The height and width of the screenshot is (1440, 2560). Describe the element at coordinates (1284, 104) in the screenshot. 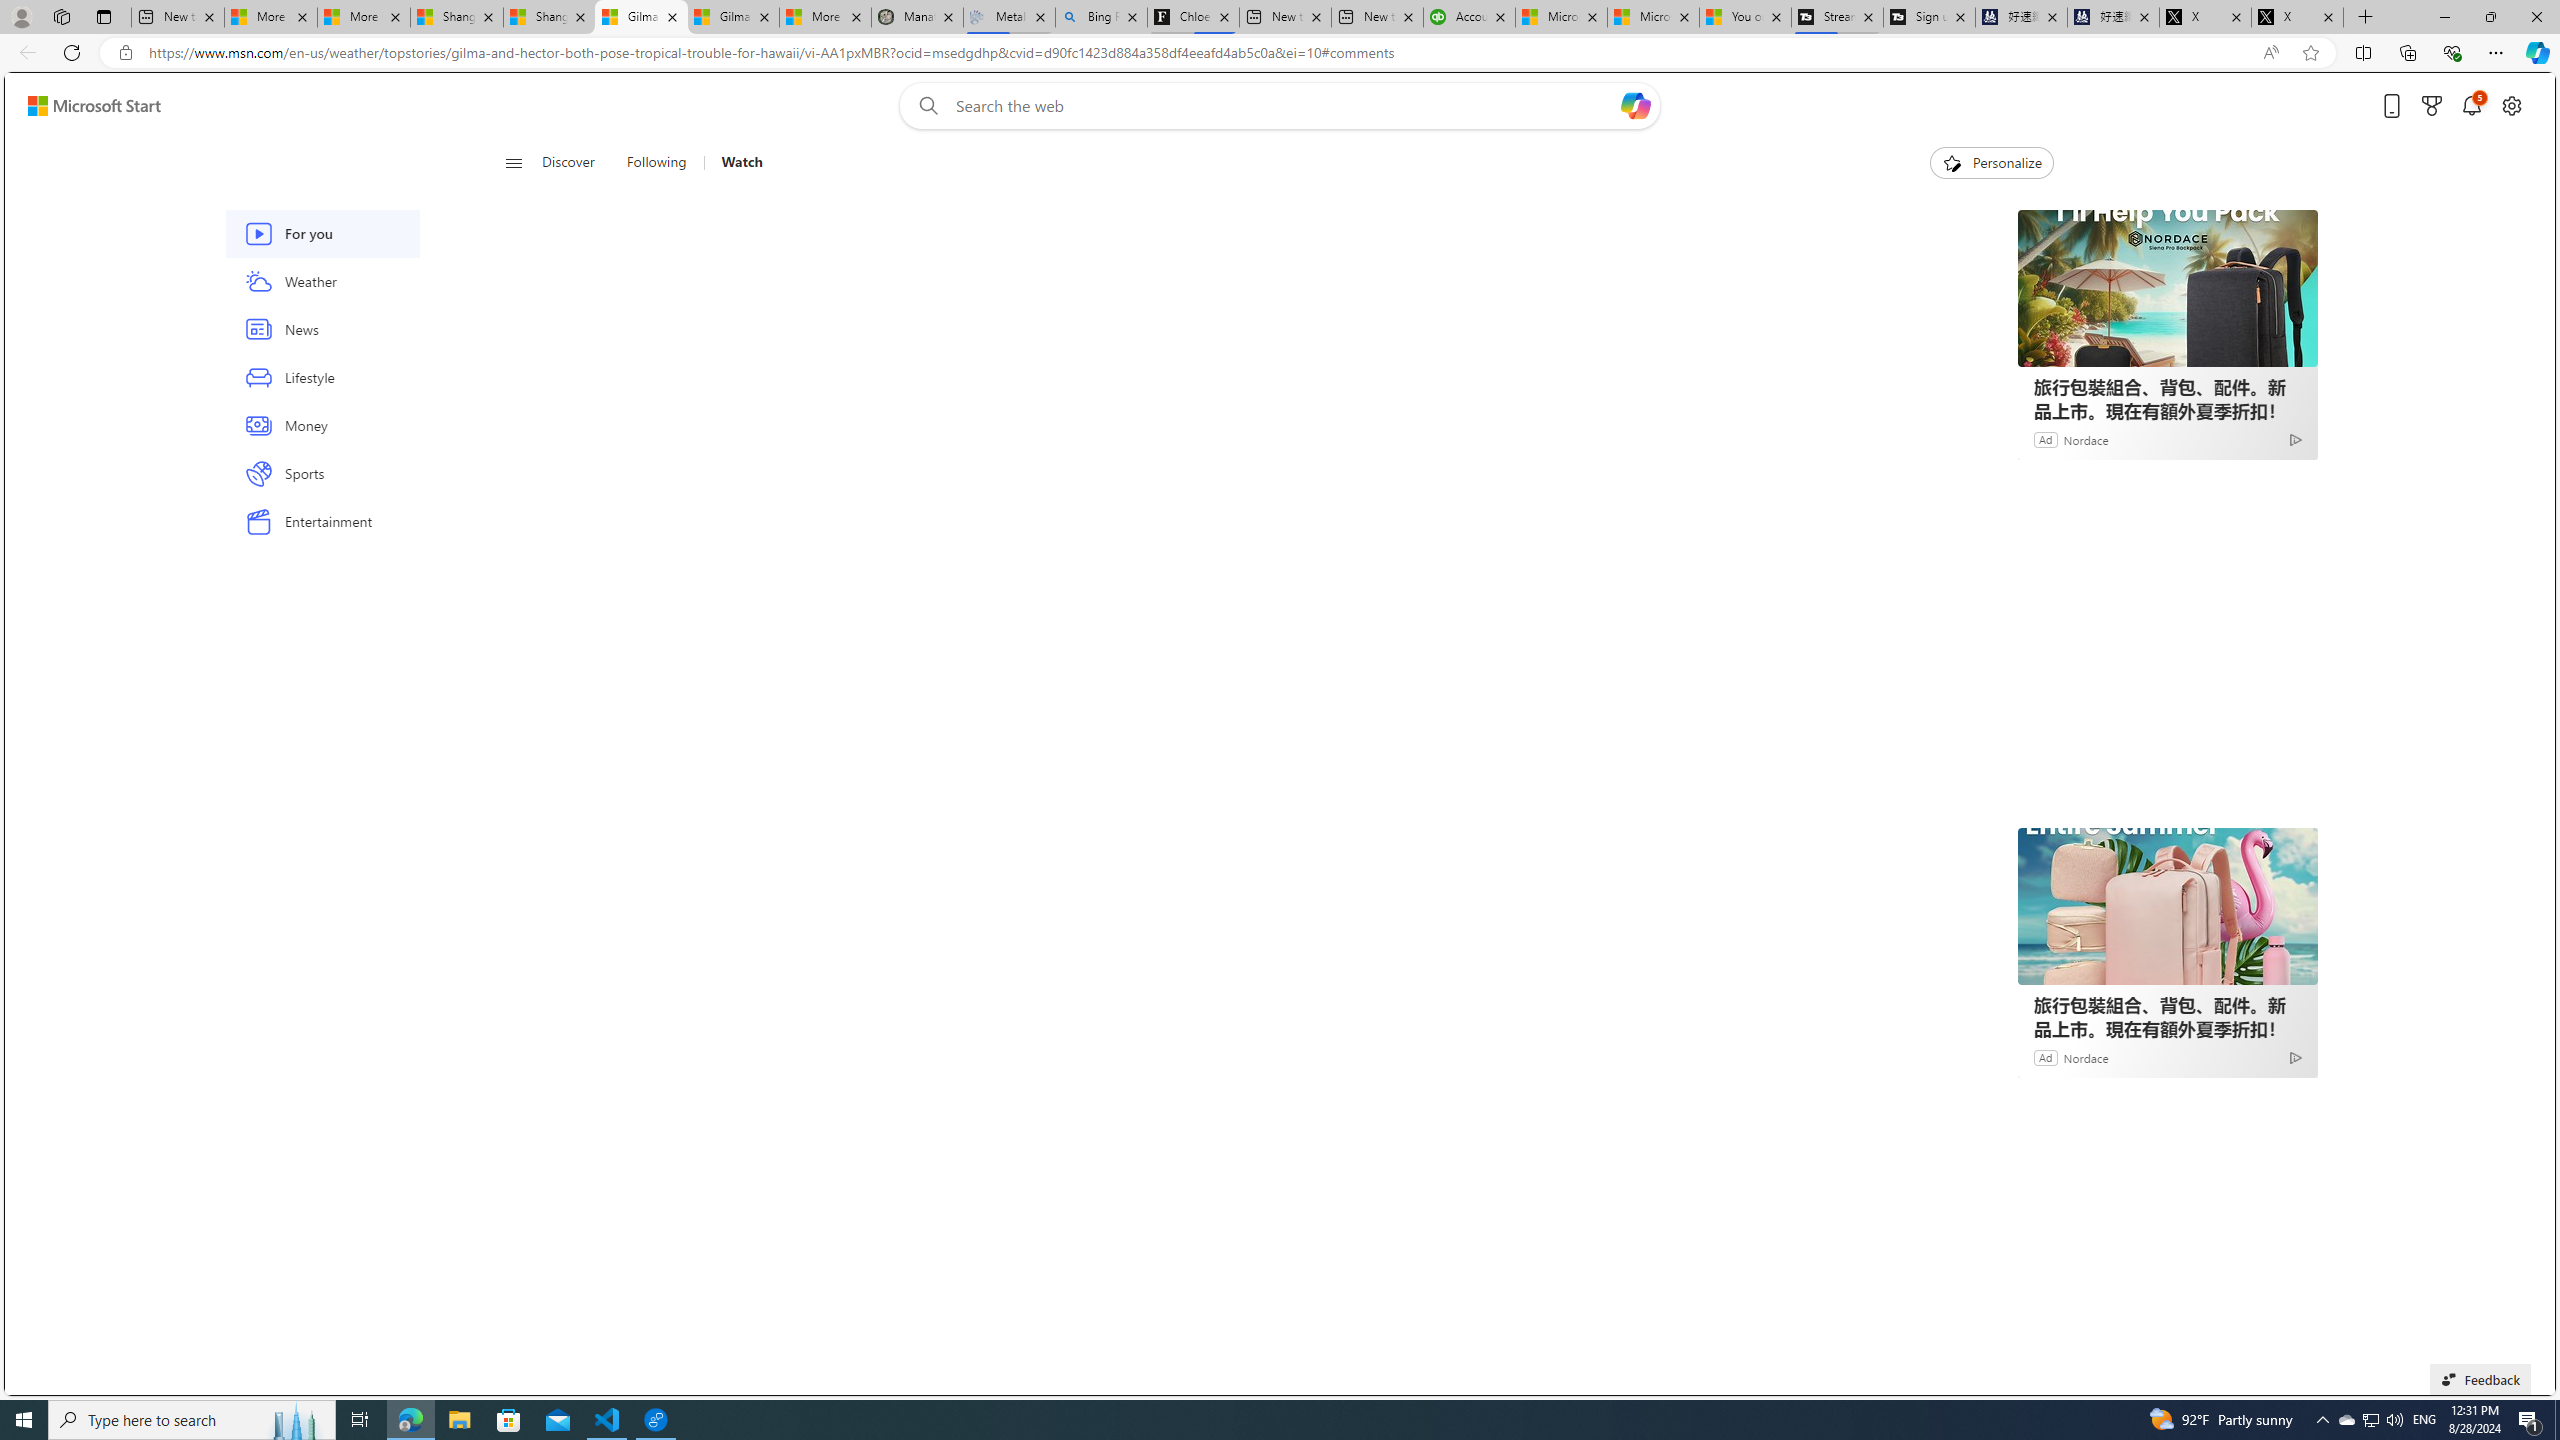

I see `'Enter your search term'` at that location.